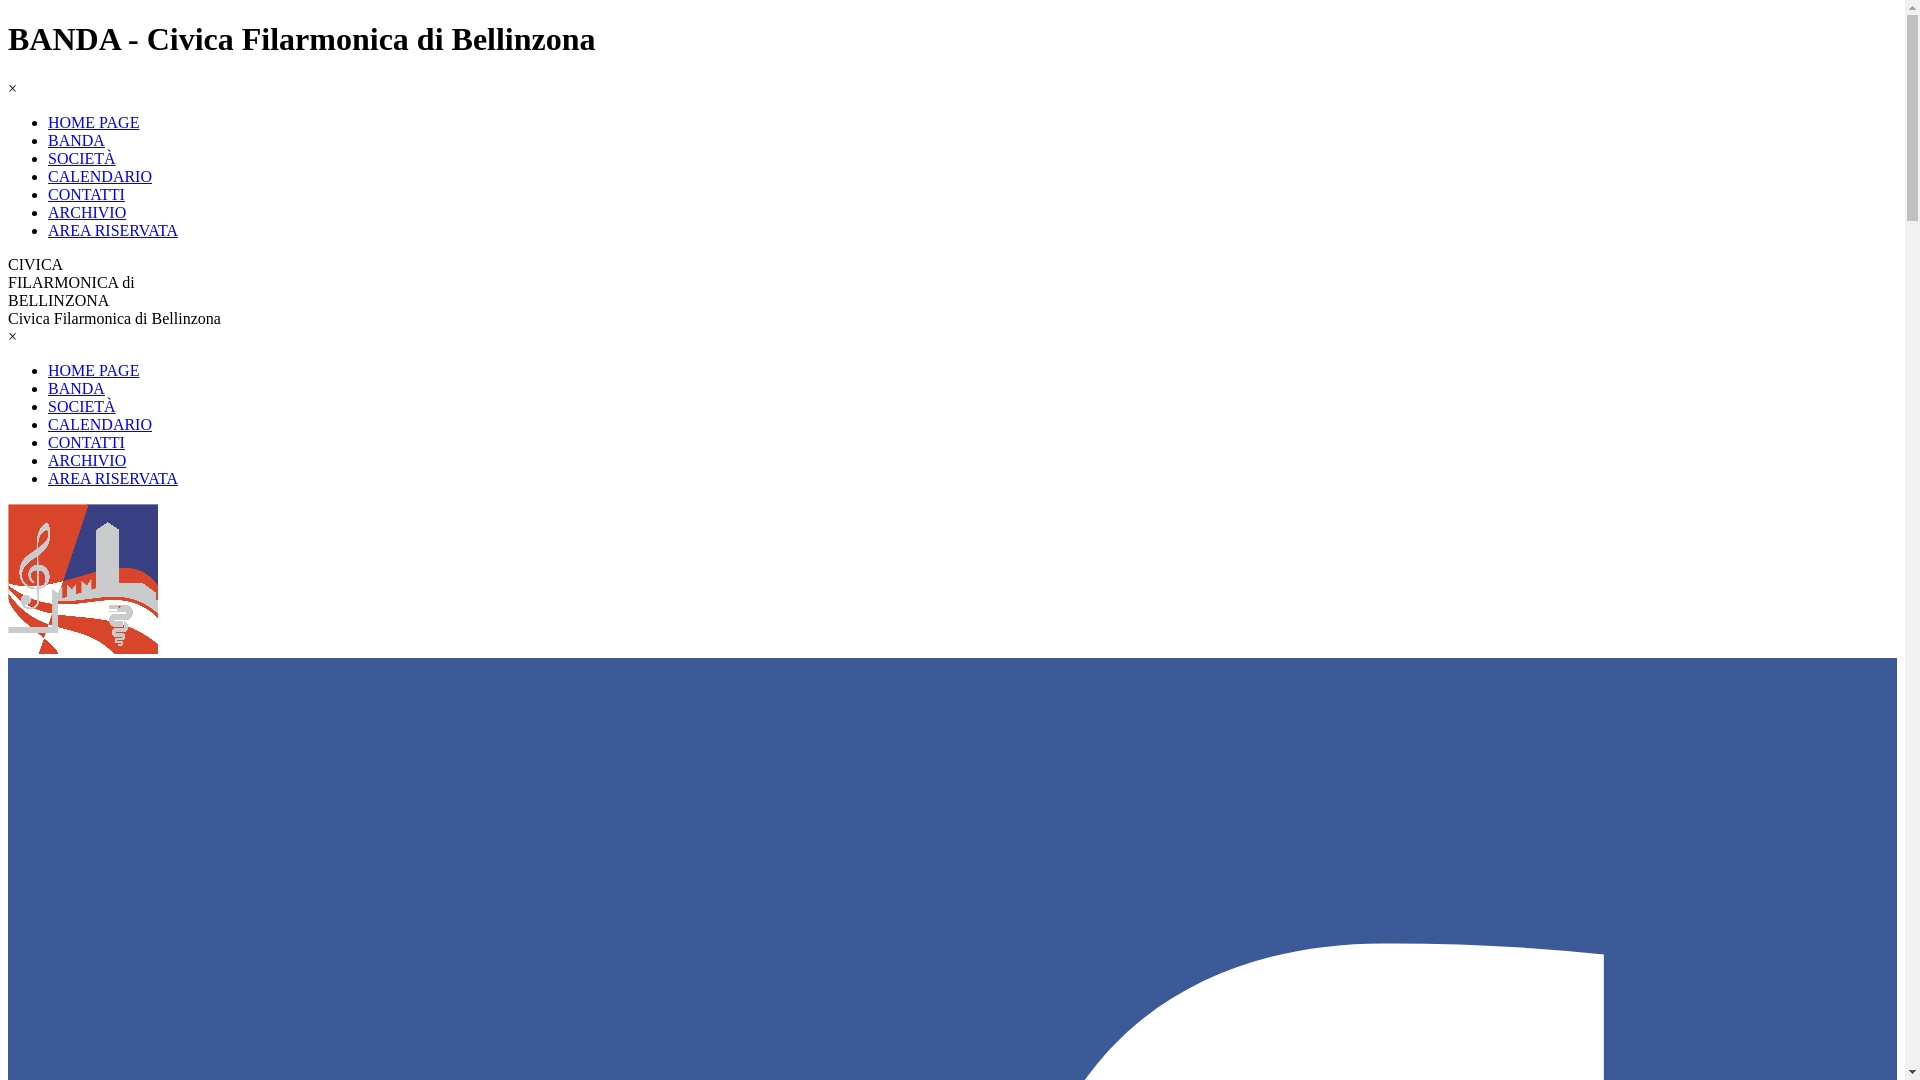 This screenshot has width=1920, height=1080. What do you see at coordinates (92, 370) in the screenshot?
I see `'HOME PAGE'` at bounding box center [92, 370].